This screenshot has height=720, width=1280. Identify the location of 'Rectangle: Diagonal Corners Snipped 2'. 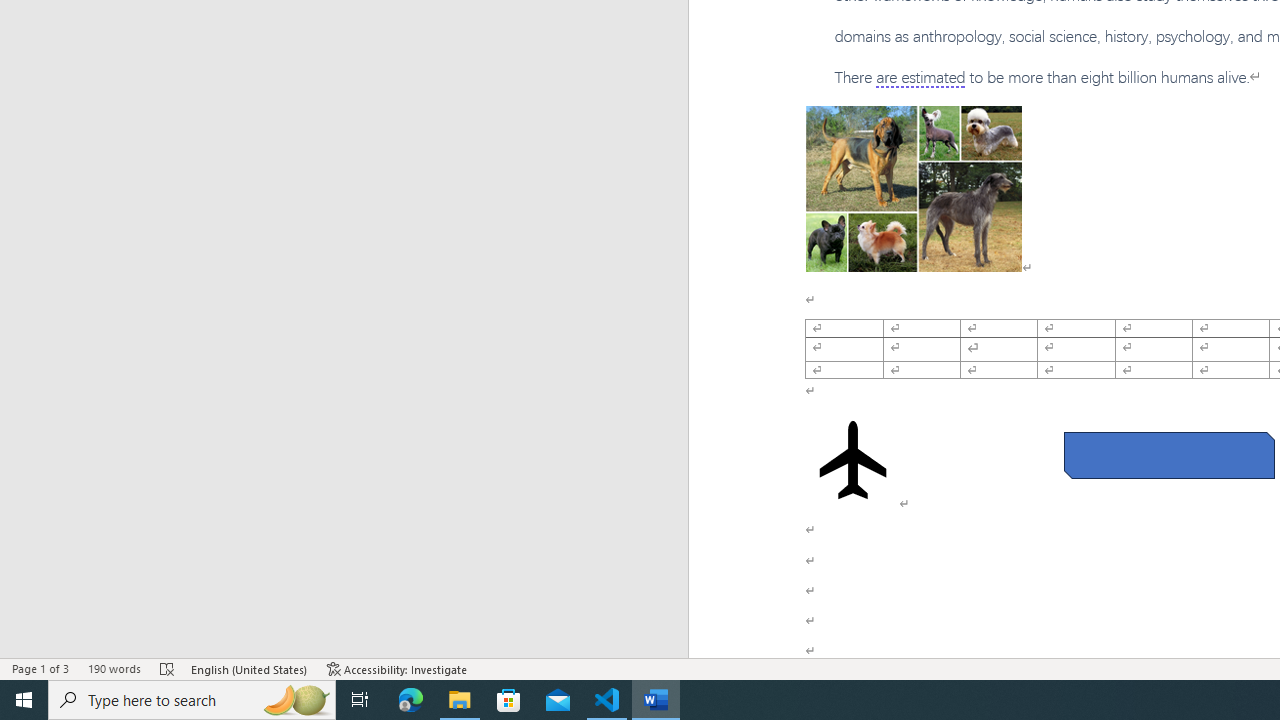
(1169, 455).